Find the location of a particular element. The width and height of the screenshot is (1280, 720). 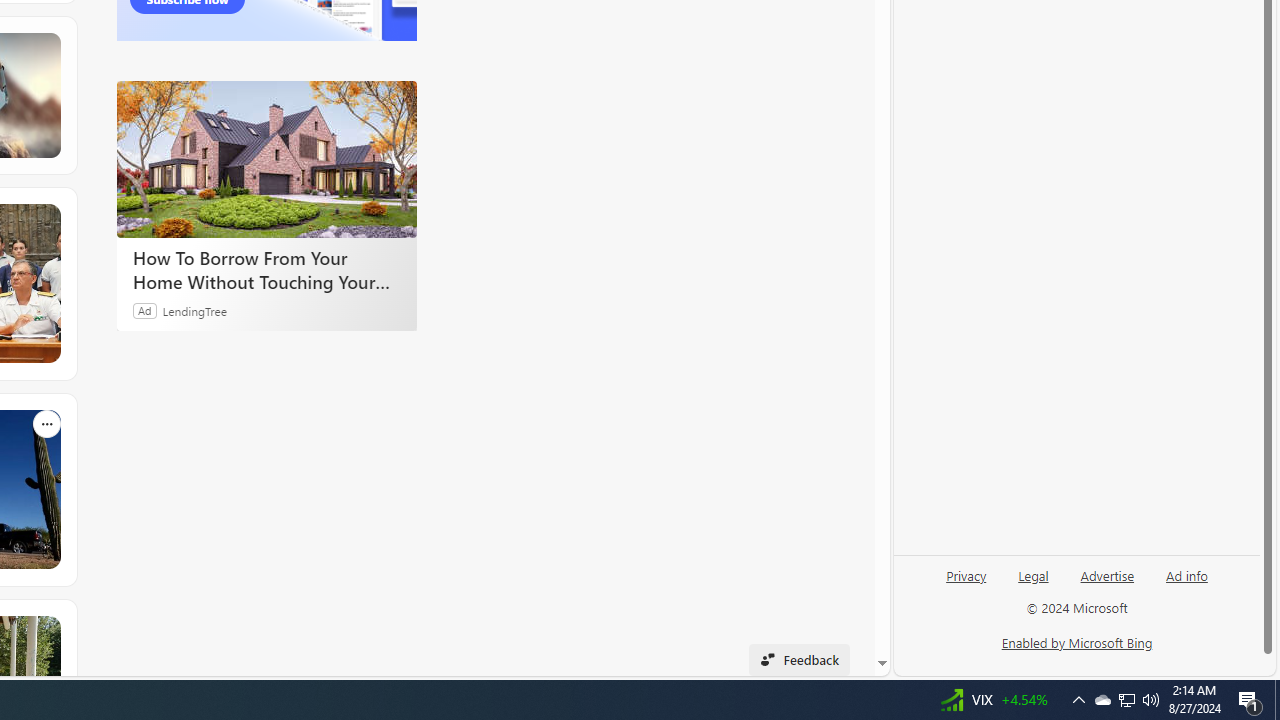

'Legal' is located at coordinates (1033, 583).